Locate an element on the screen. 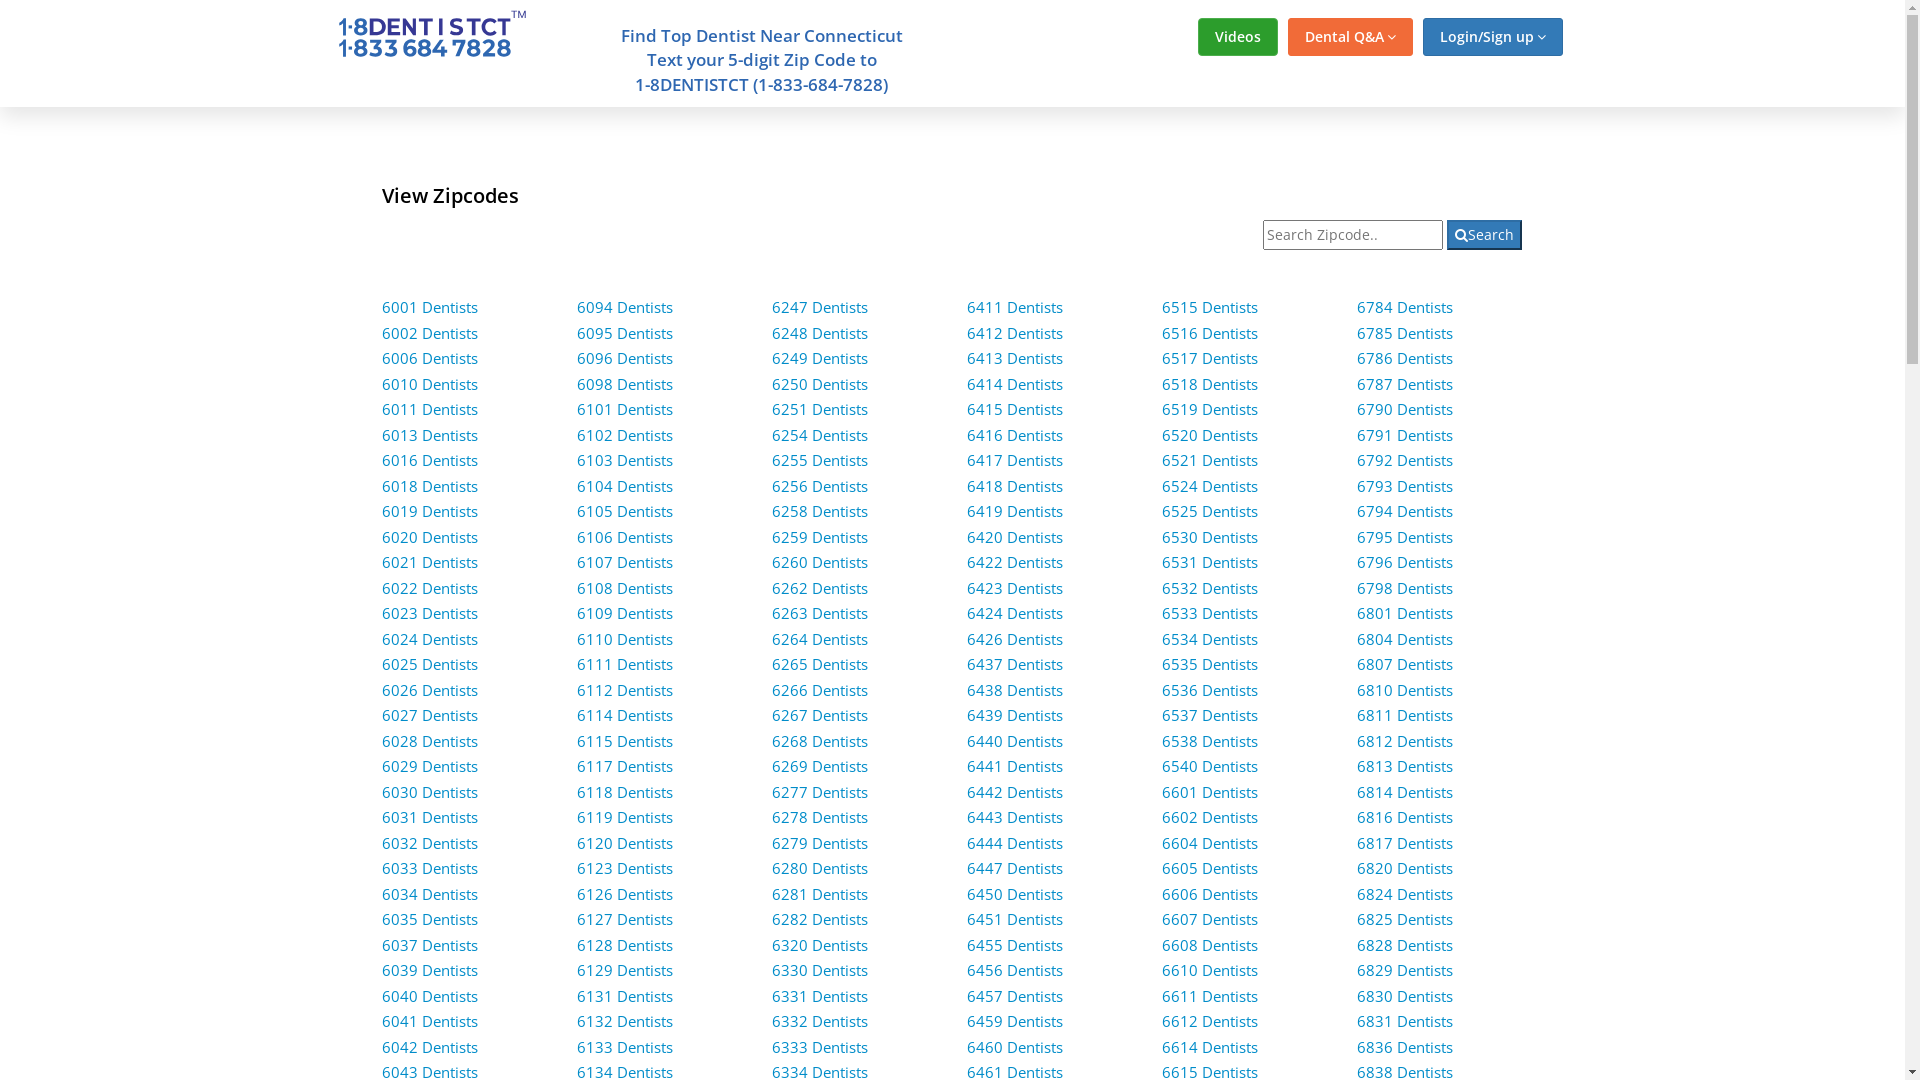 The height and width of the screenshot is (1080, 1920). '6129 Dentists' is located at coordinates (623, 968).